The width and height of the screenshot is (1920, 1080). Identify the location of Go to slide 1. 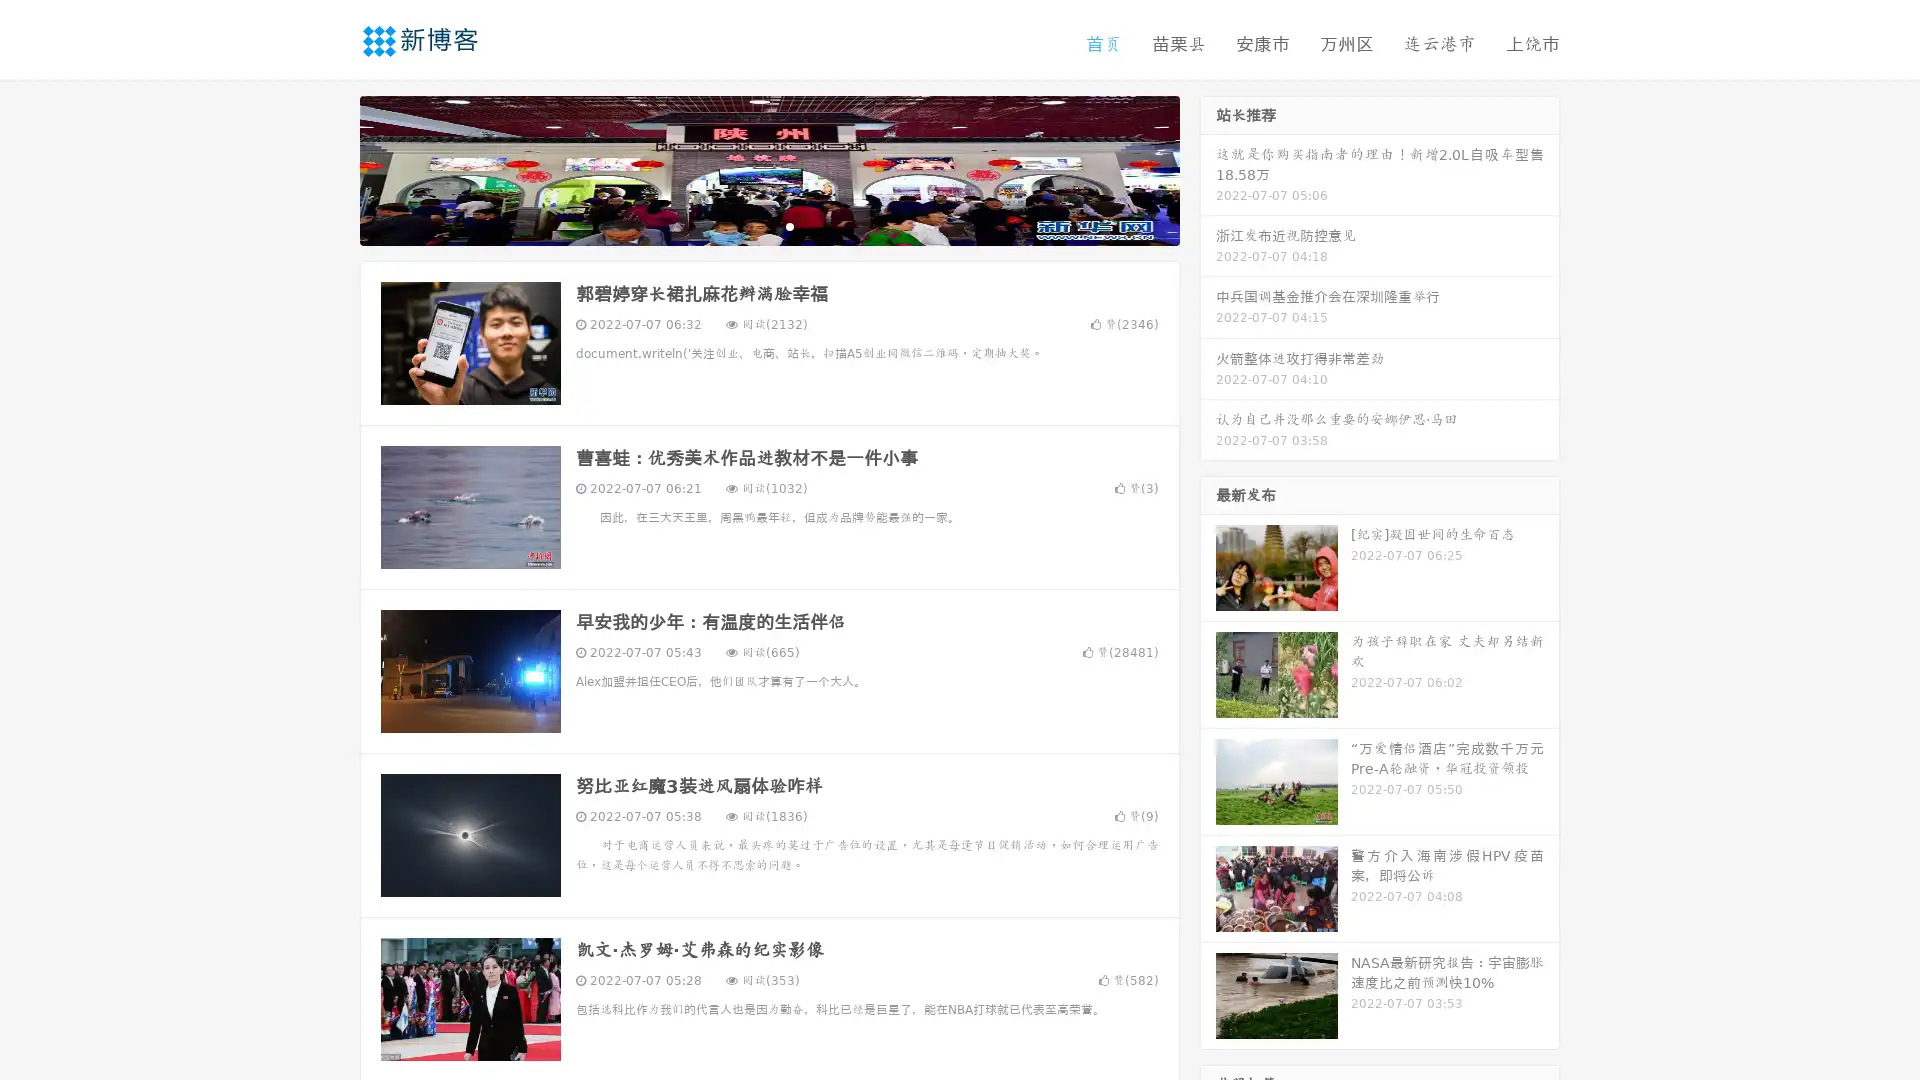
(748, 225).